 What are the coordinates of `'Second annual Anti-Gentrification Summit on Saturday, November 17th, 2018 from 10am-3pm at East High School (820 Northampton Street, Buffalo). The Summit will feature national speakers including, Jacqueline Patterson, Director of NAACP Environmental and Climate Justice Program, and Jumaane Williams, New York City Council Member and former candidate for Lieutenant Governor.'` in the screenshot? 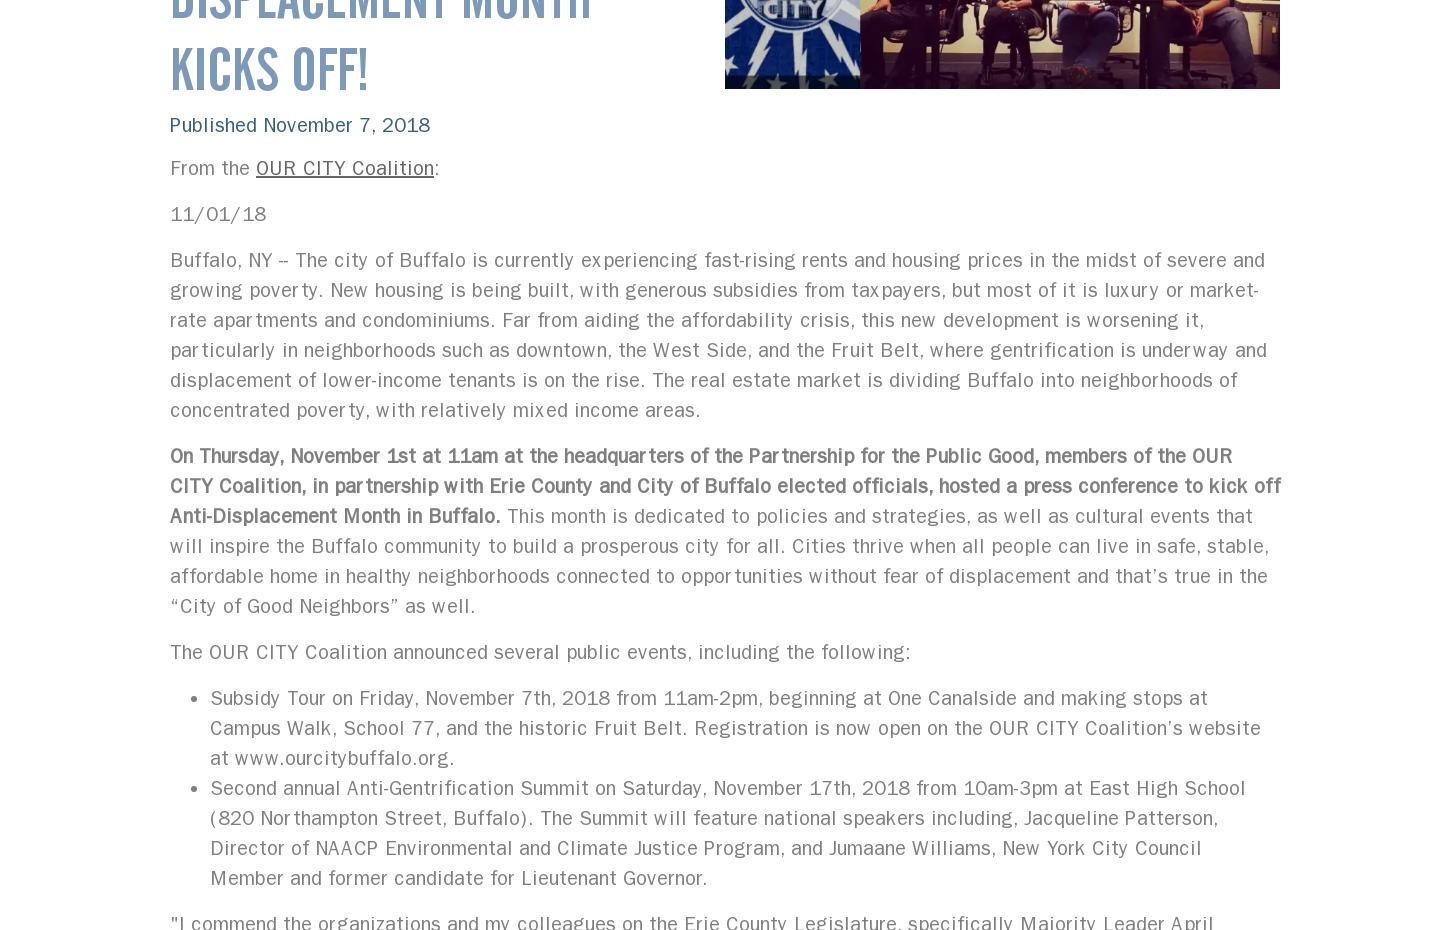 It's located at (728, 832).